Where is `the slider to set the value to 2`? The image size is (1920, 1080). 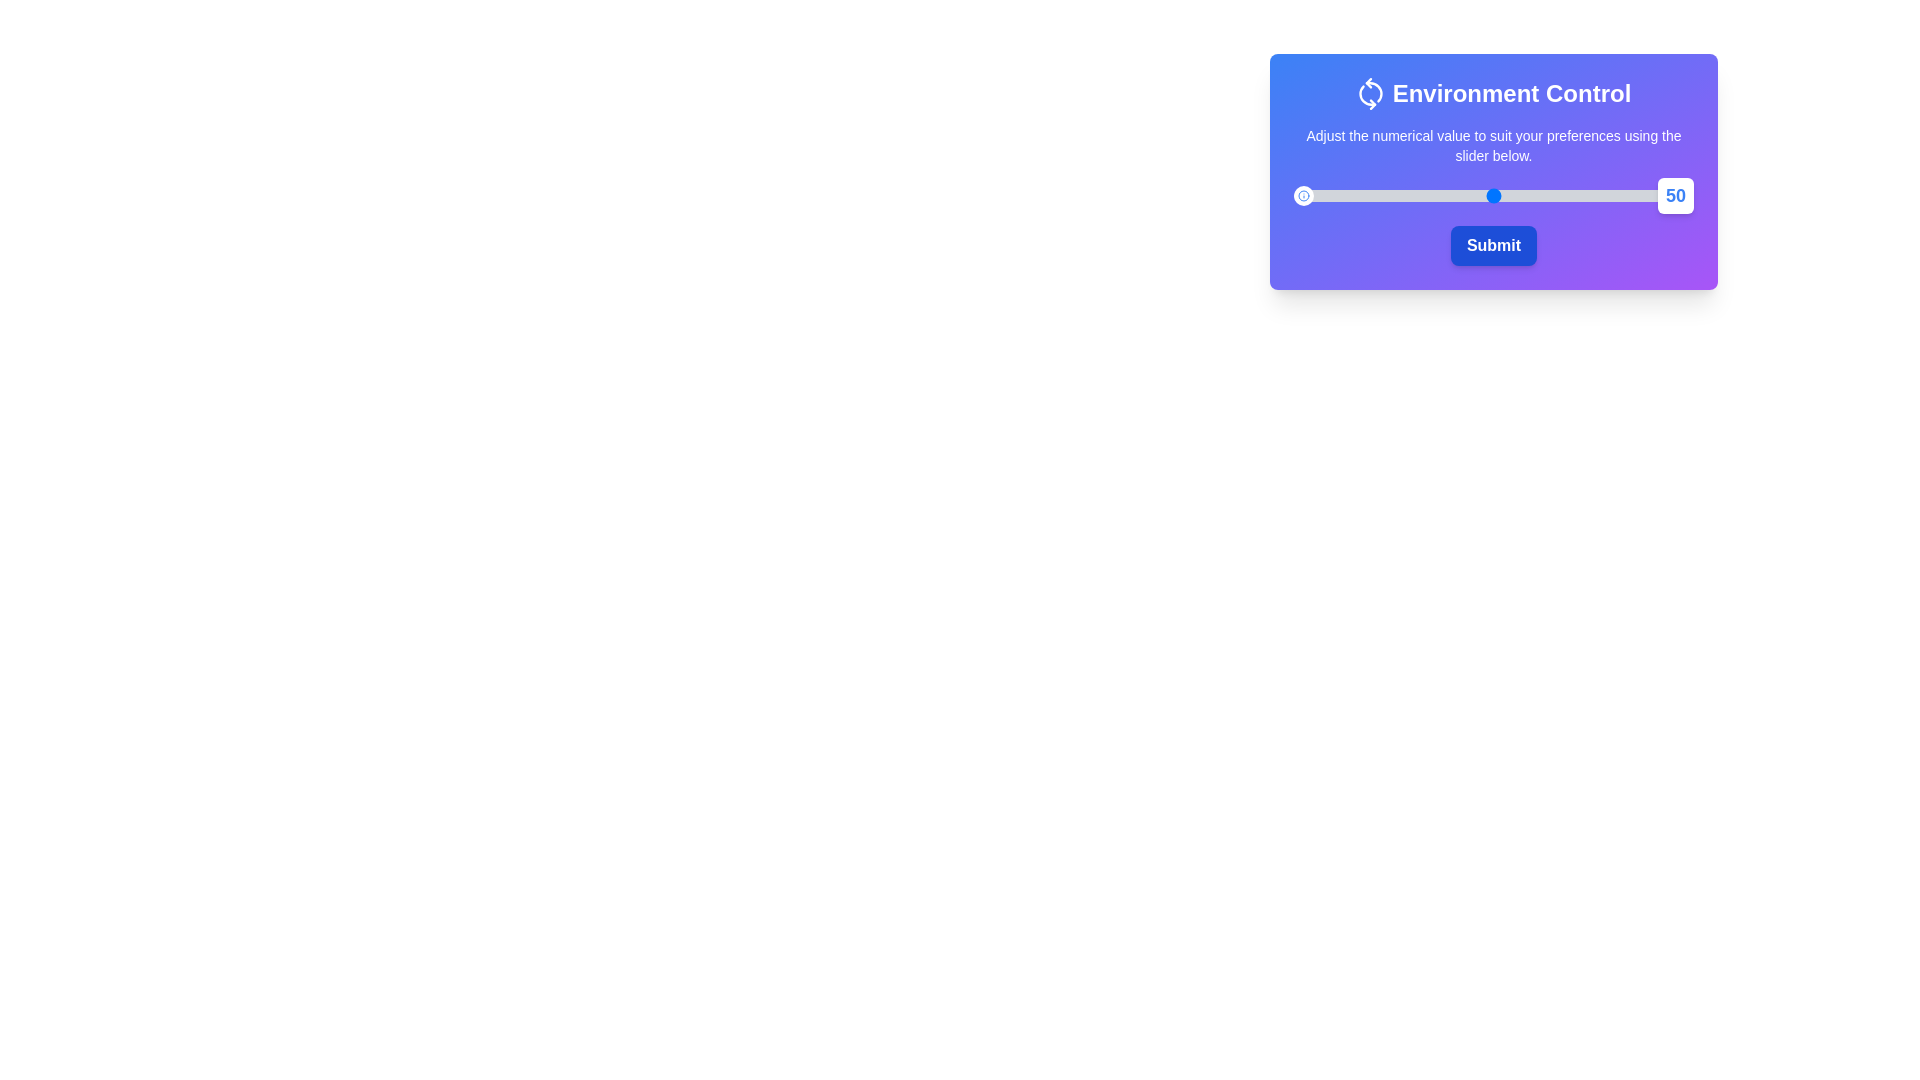
the slider to set the value to 2 is located at coordinates (1301, 196).